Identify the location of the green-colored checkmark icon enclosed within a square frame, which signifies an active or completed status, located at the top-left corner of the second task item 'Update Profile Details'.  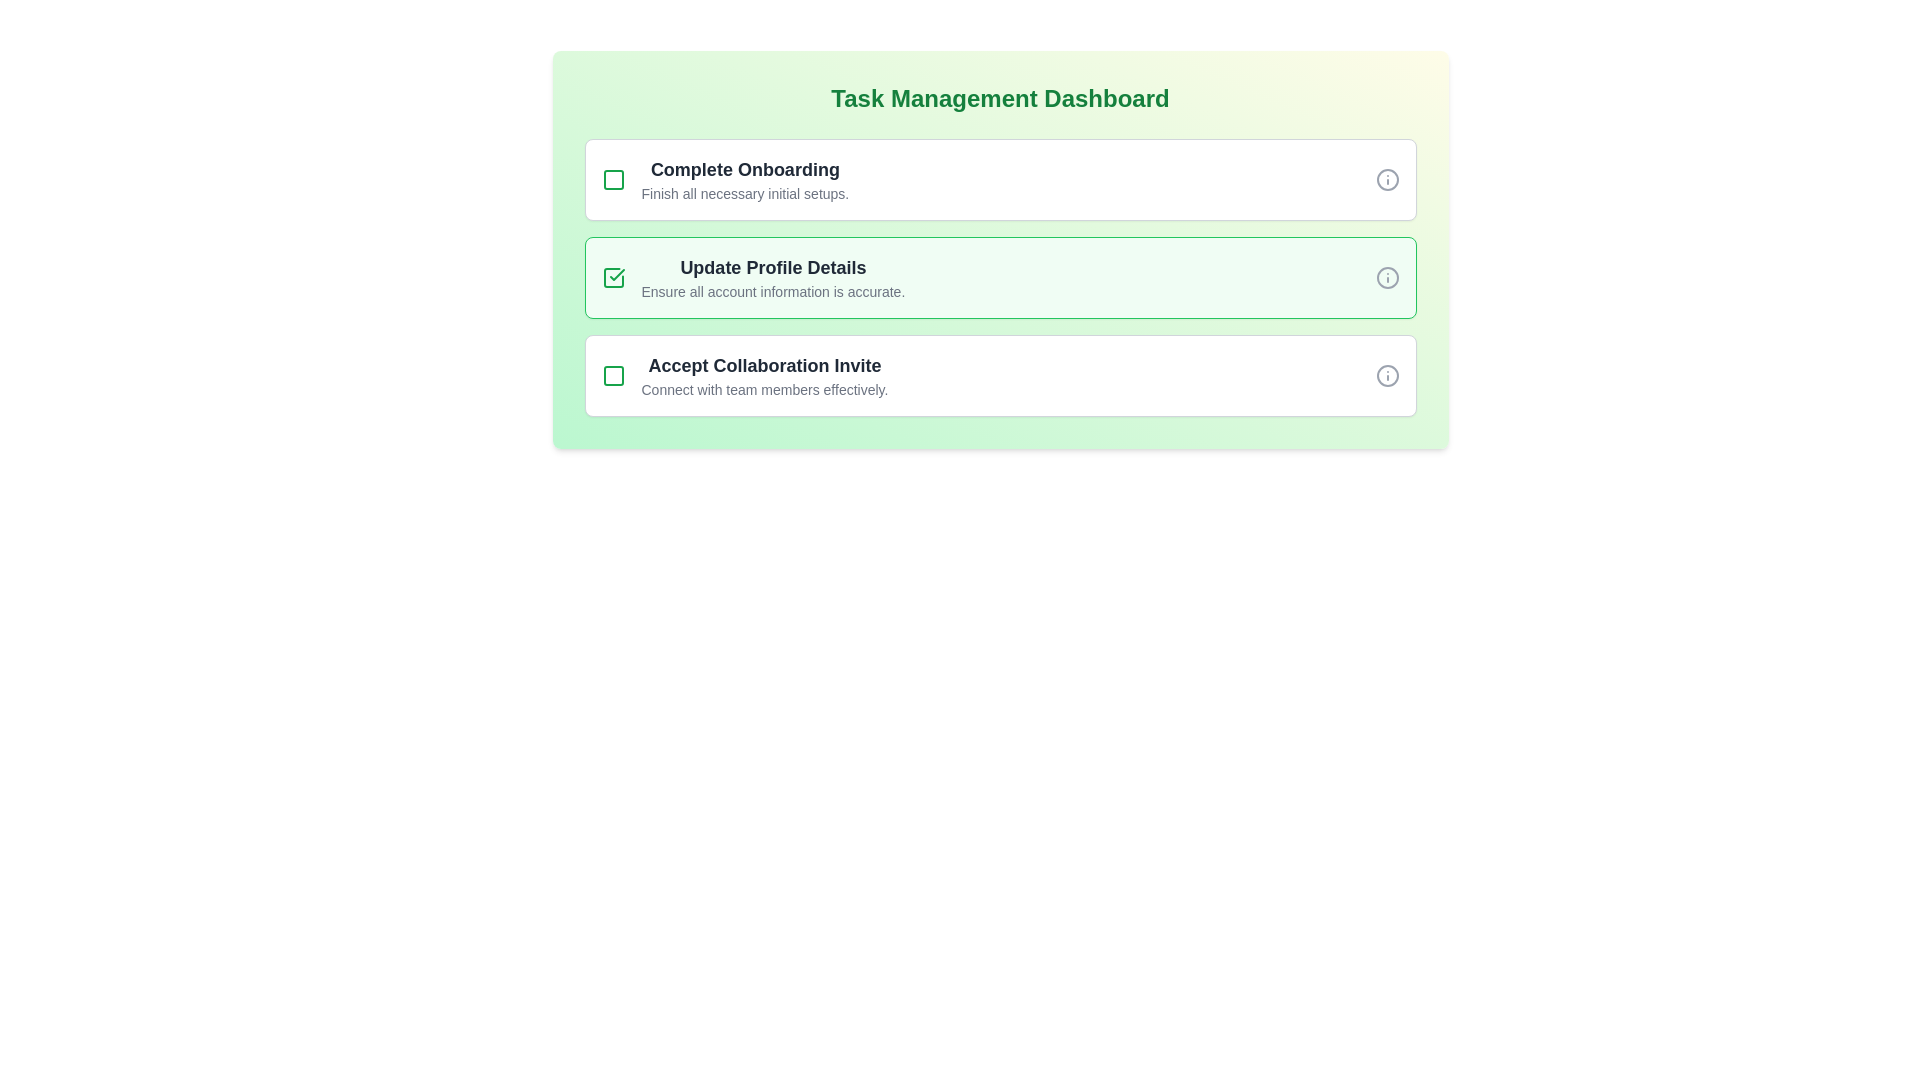
(612, 277).